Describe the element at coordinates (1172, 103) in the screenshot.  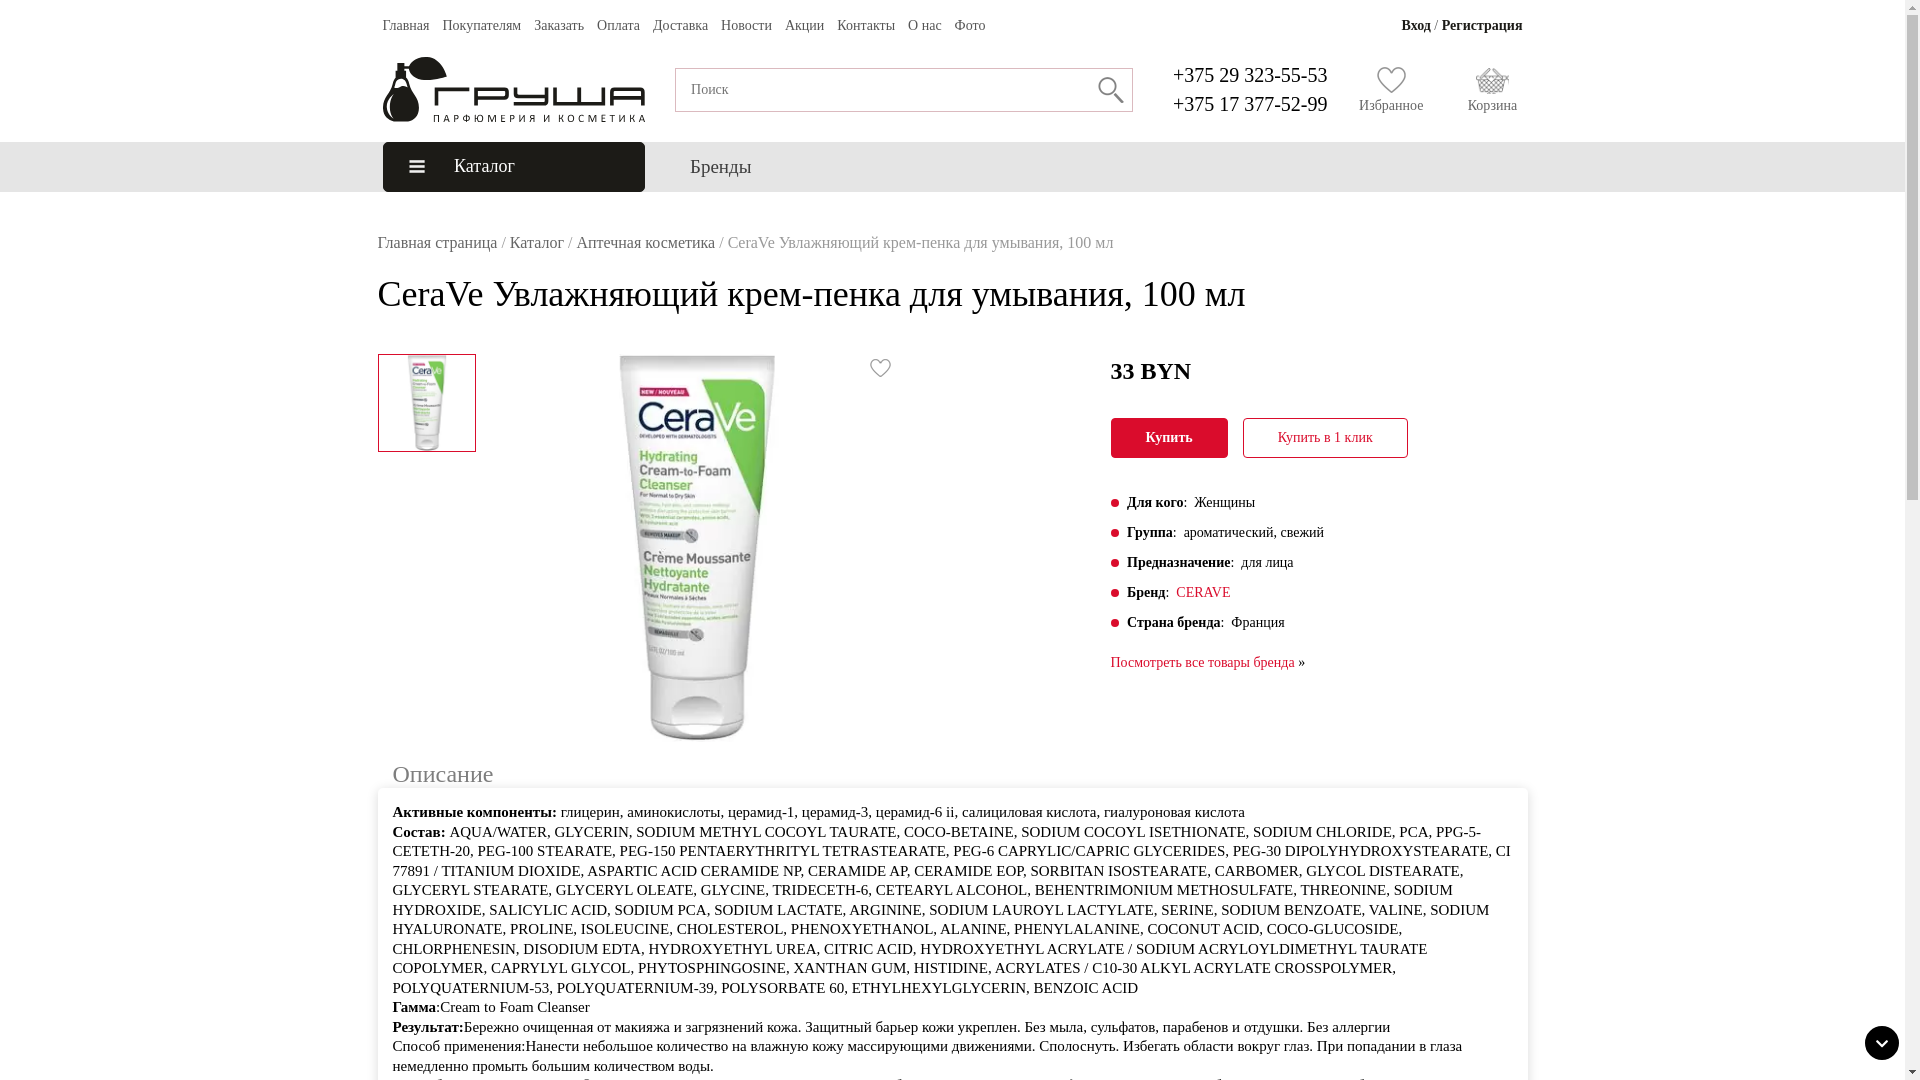
I see `'+375 17 377-52-99'` at that location.